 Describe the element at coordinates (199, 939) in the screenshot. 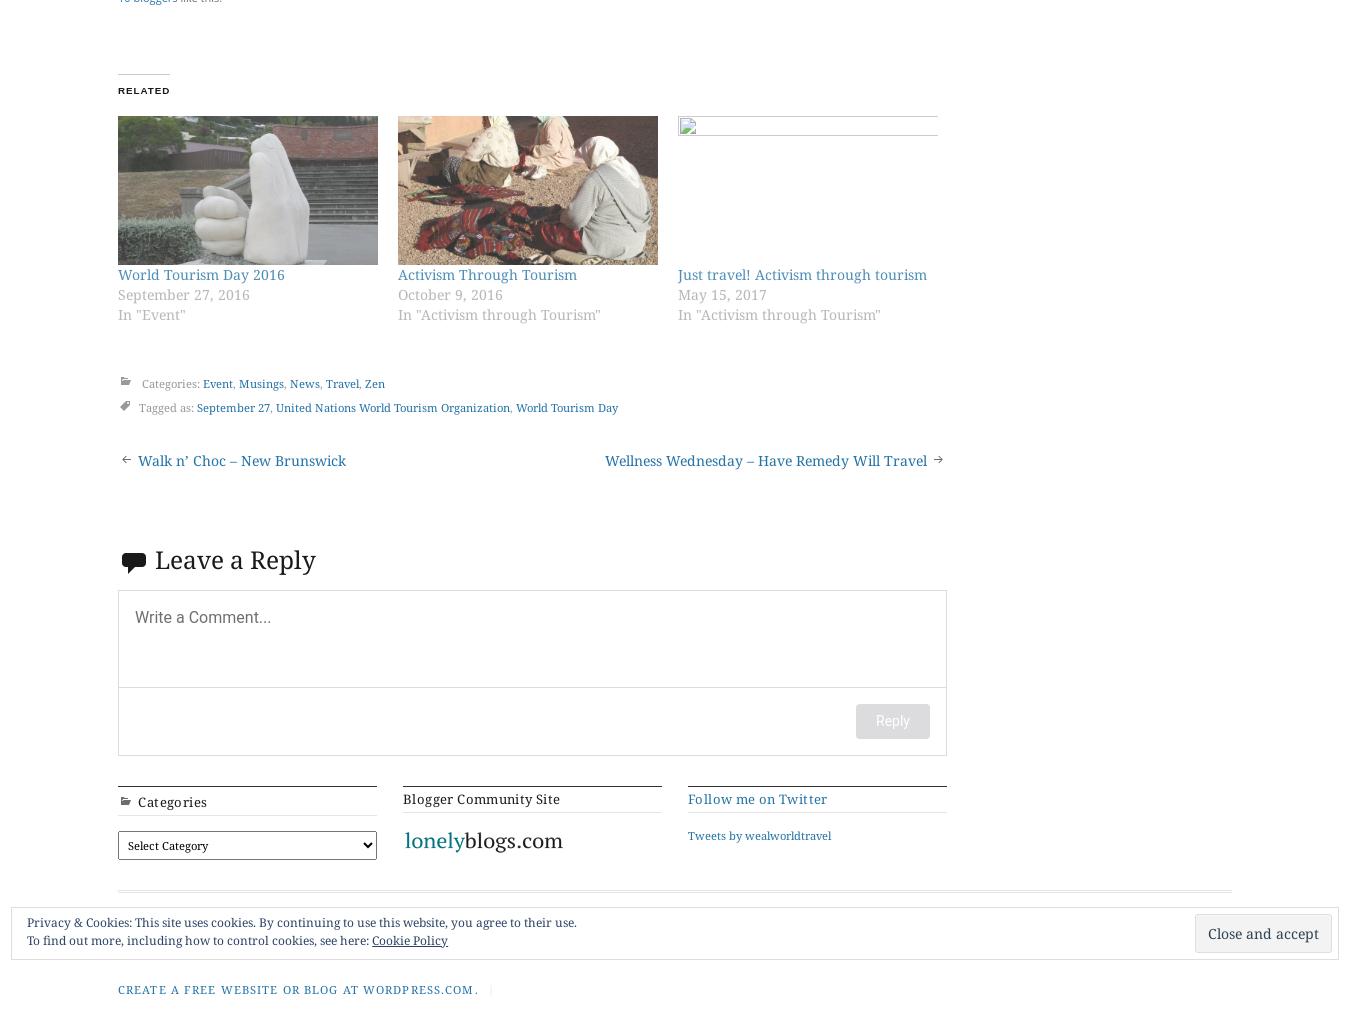

I see `'To find out more, including how to control cookies, see here:'` at that location.